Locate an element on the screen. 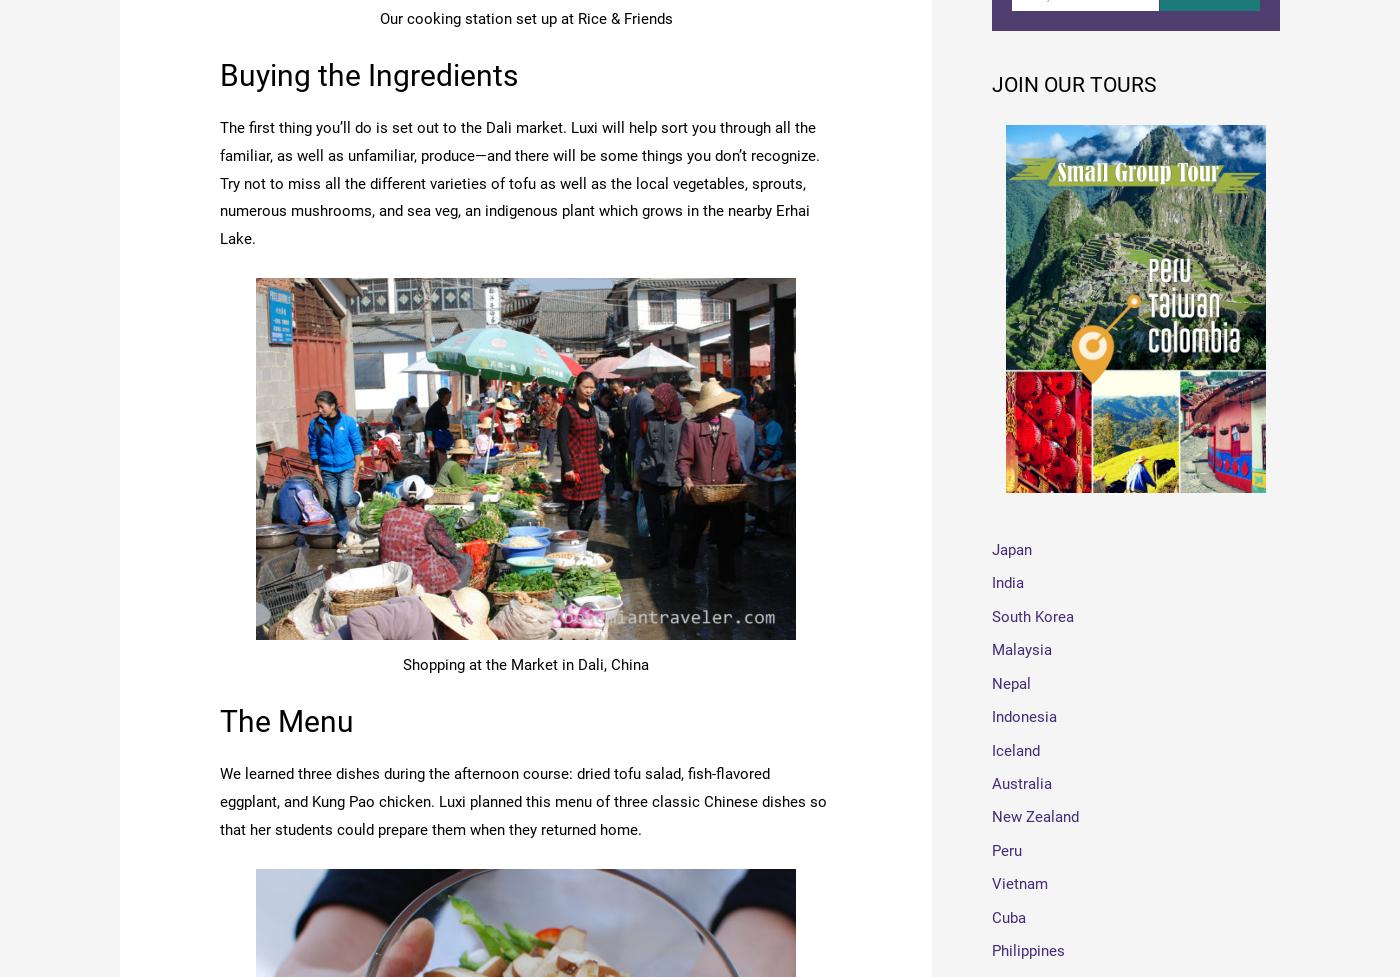 The height and width of the screenshot is (977, 1400). 'Our cooking station set up at Rice & Friends' is located at coordinates (525, 17).